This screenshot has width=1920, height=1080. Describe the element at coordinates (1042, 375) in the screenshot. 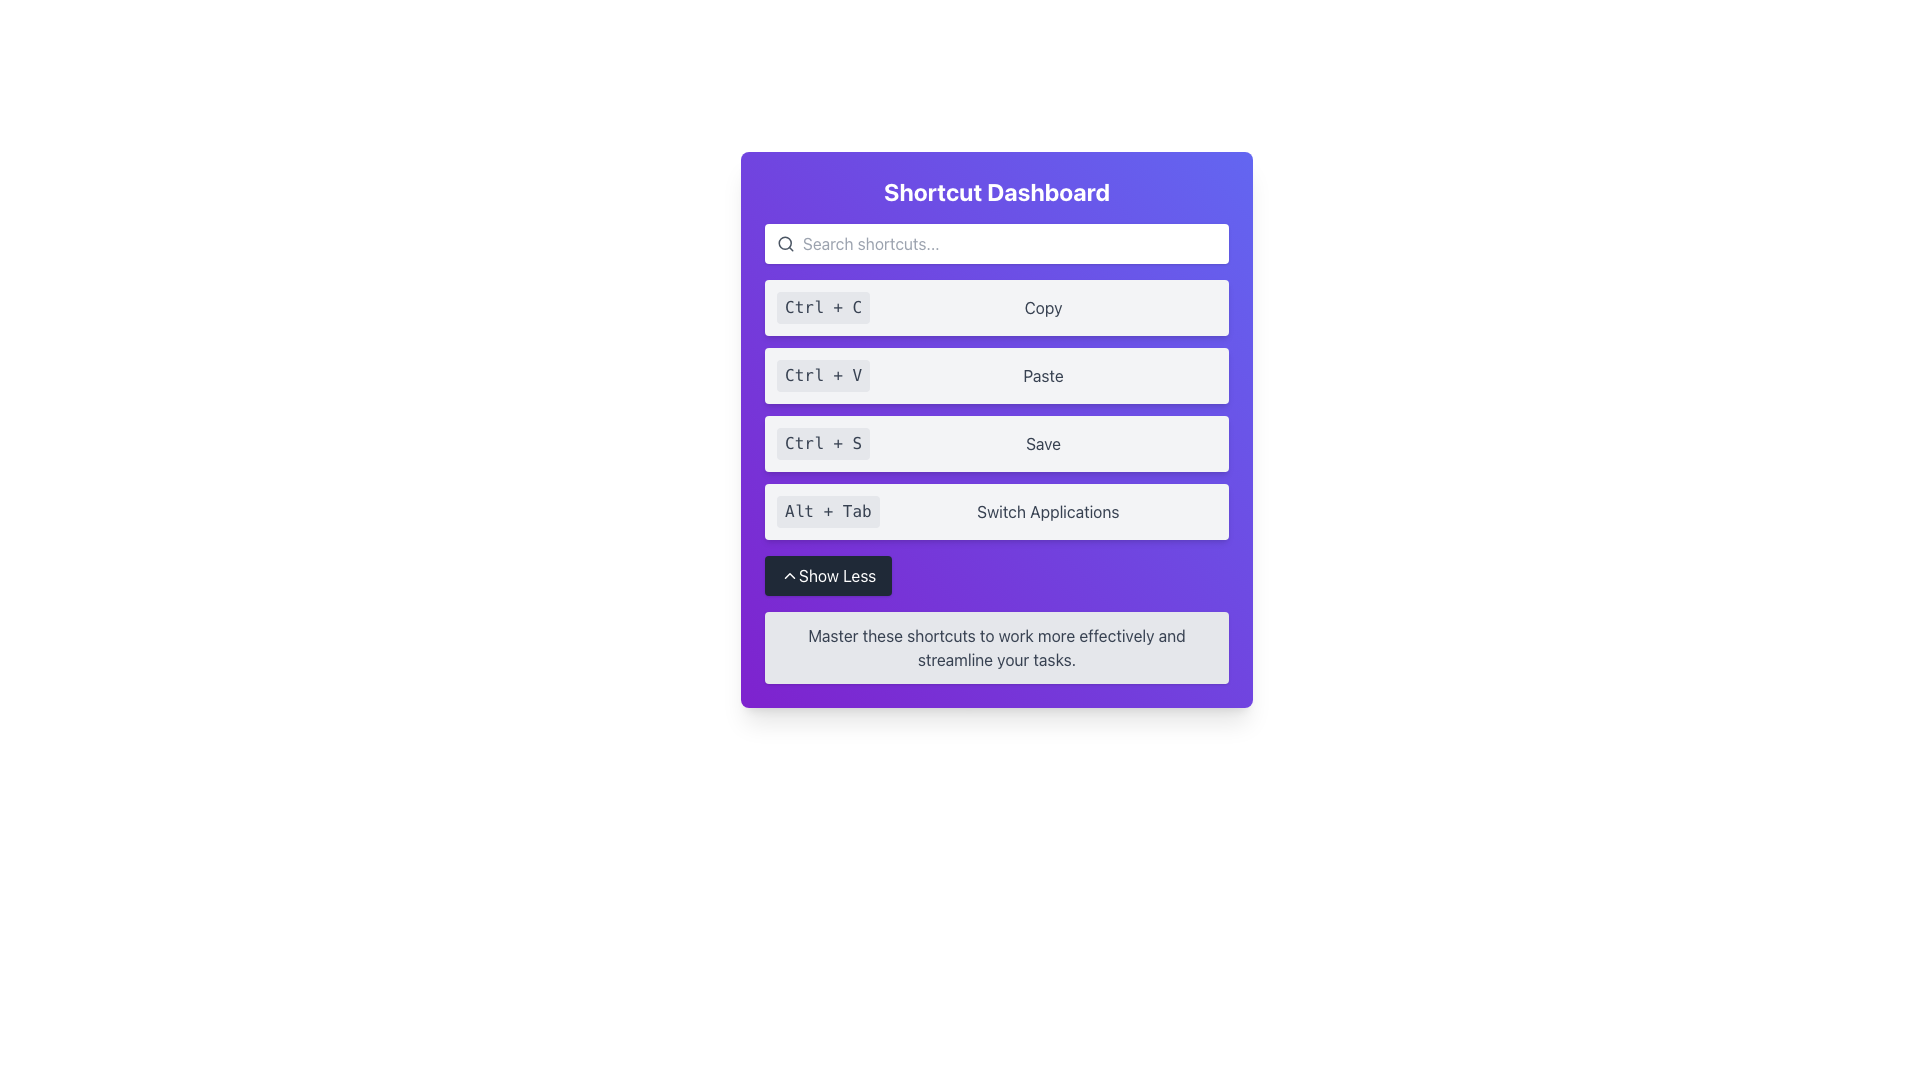

I see `the static text descriptor that indicates the paste action associated with 'Ctrl + V', located in the Shortcut Dashboard` at that location.